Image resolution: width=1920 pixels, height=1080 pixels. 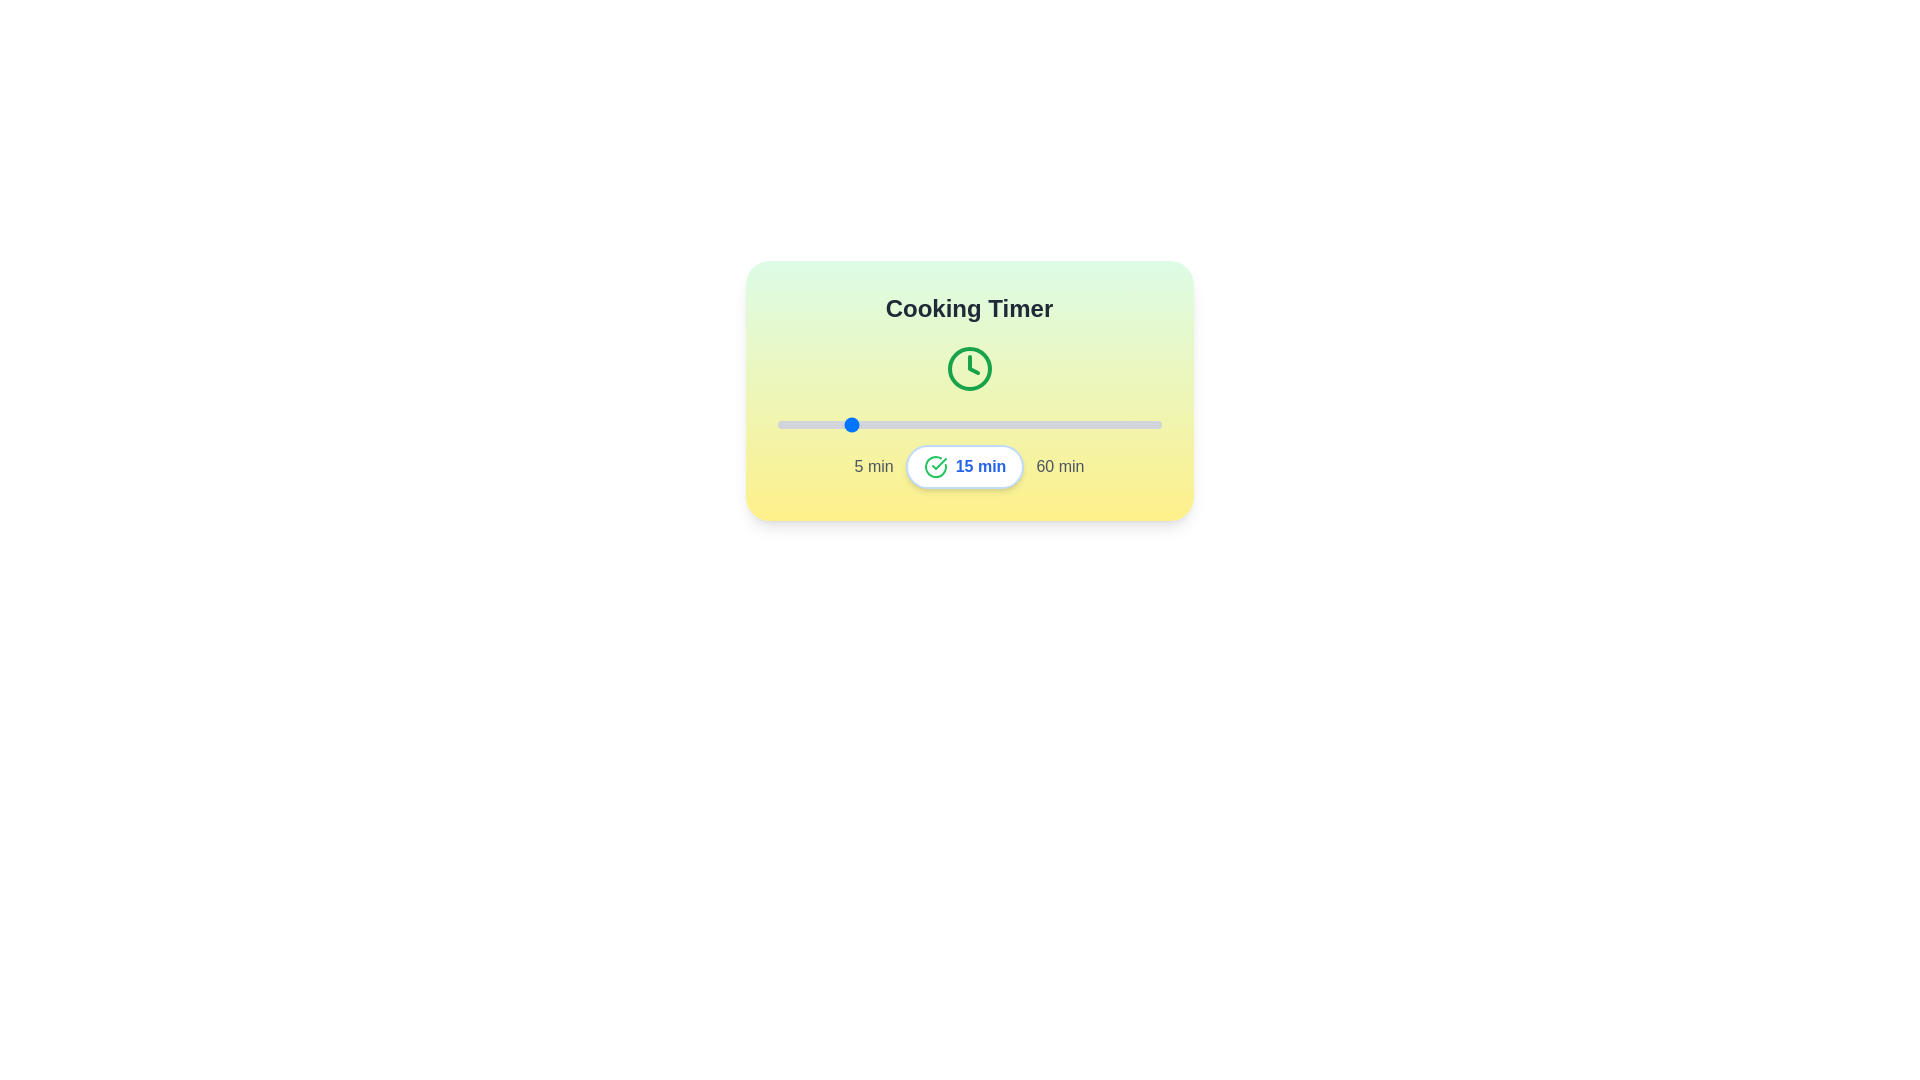 What do you see at coordinates (826, 423) in the screenshot?
I see `the timer` at bounding box center [826, 423].